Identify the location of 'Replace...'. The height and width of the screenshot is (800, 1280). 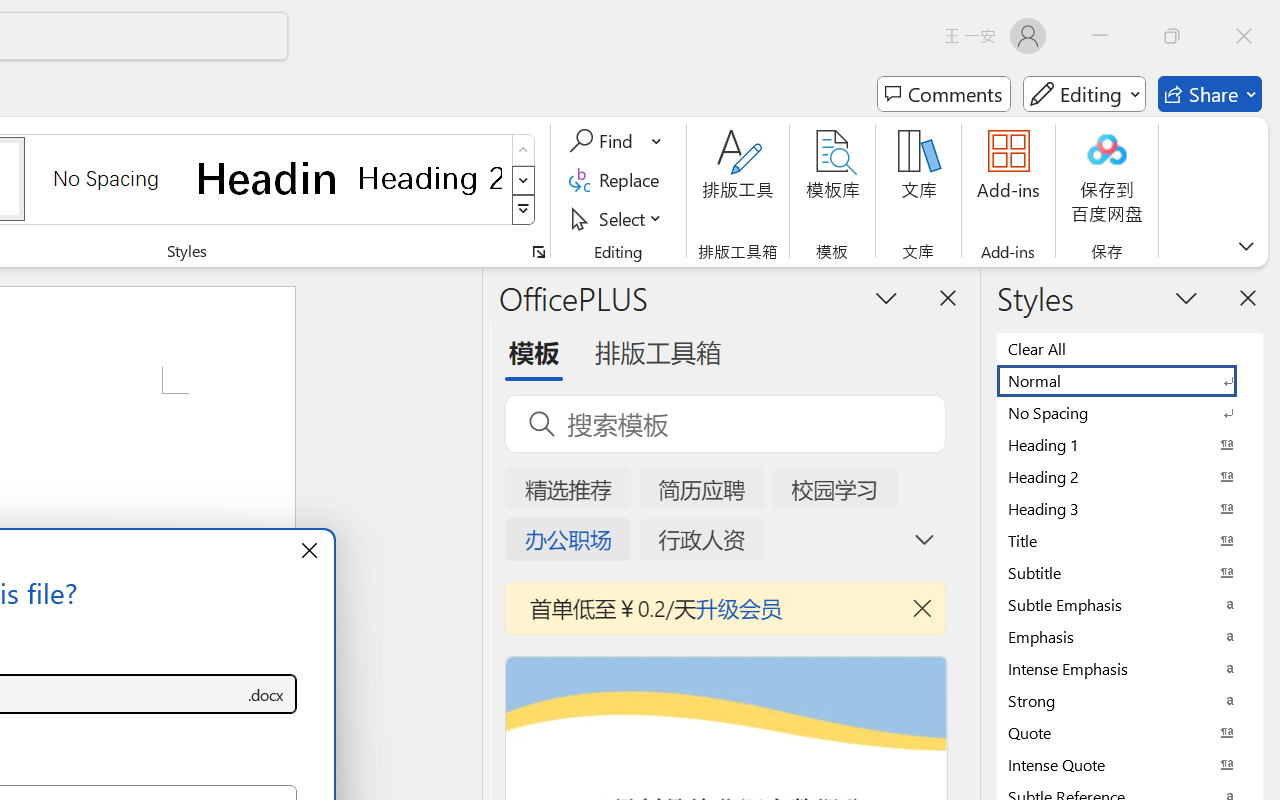
(616, 179).